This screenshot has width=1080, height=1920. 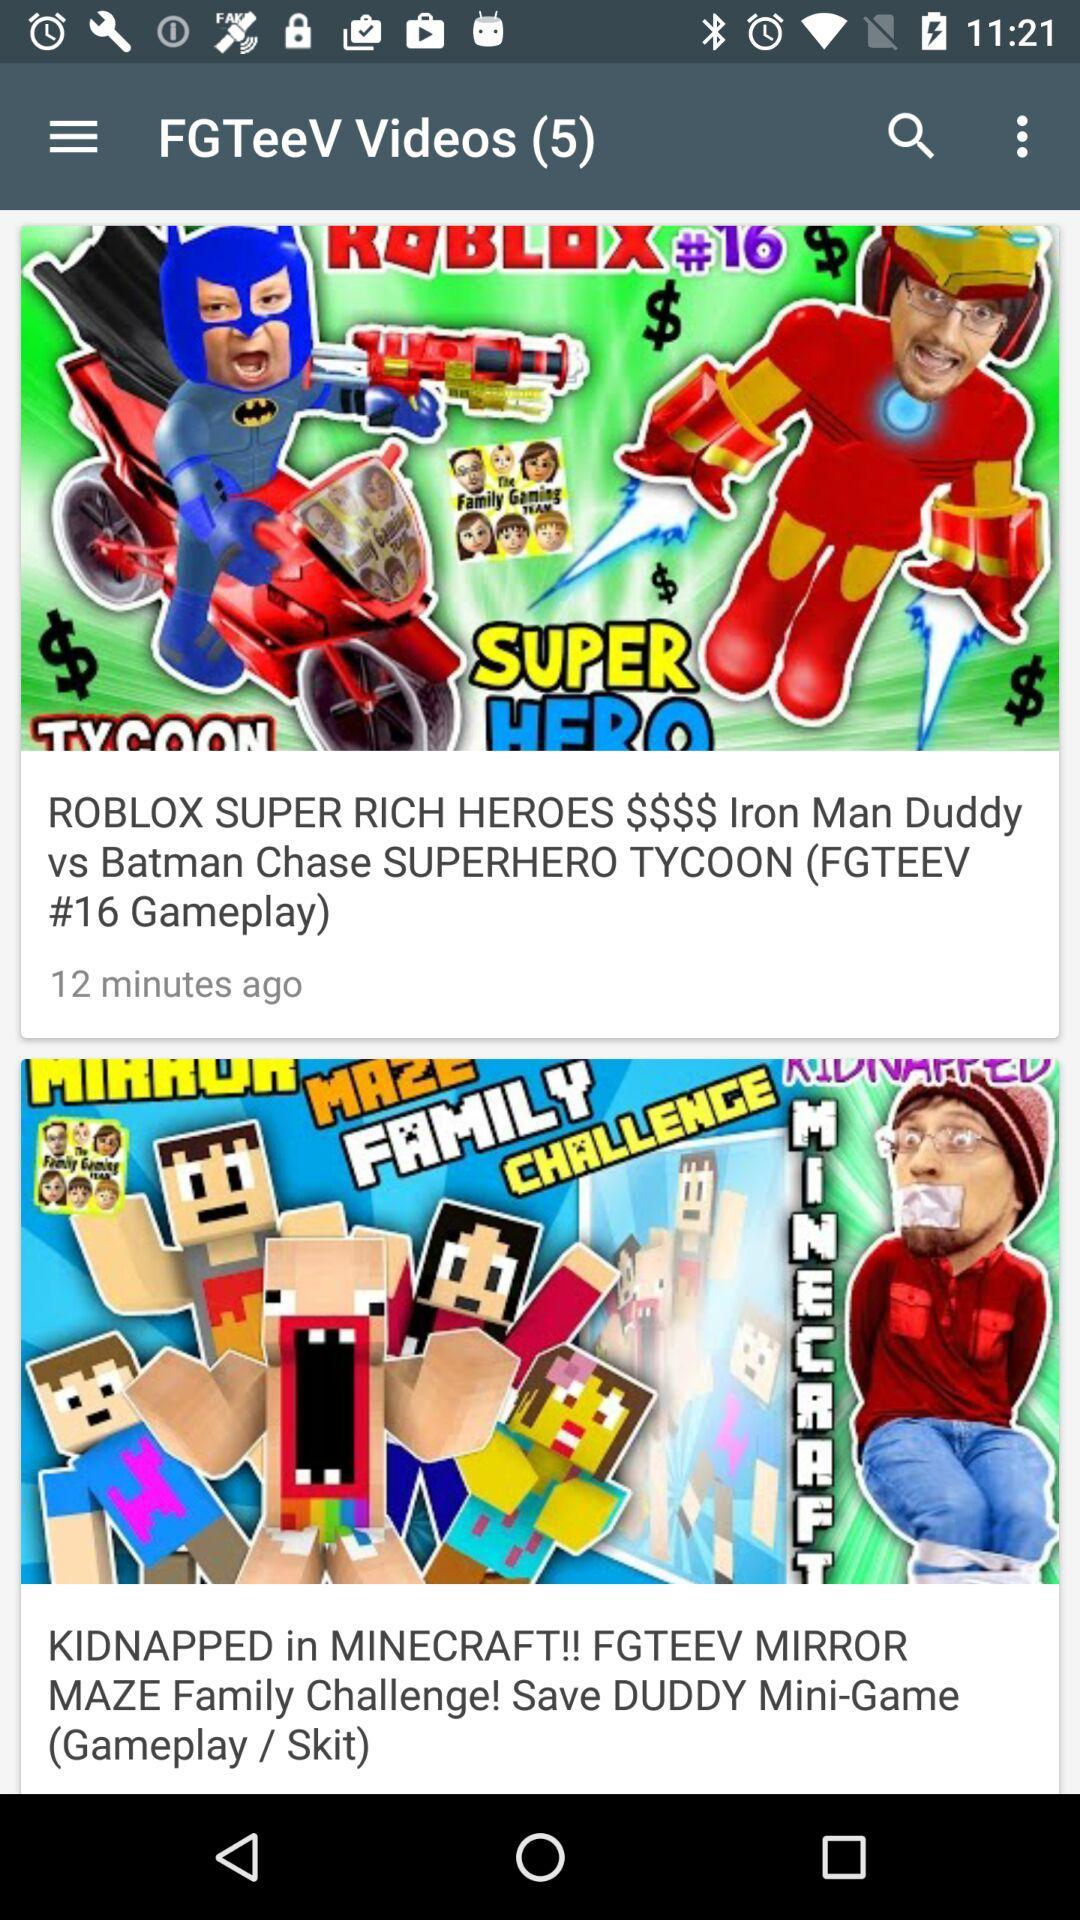 I want to click on icon next to the fgteev videos (5) app, so click(x=72, y=135).